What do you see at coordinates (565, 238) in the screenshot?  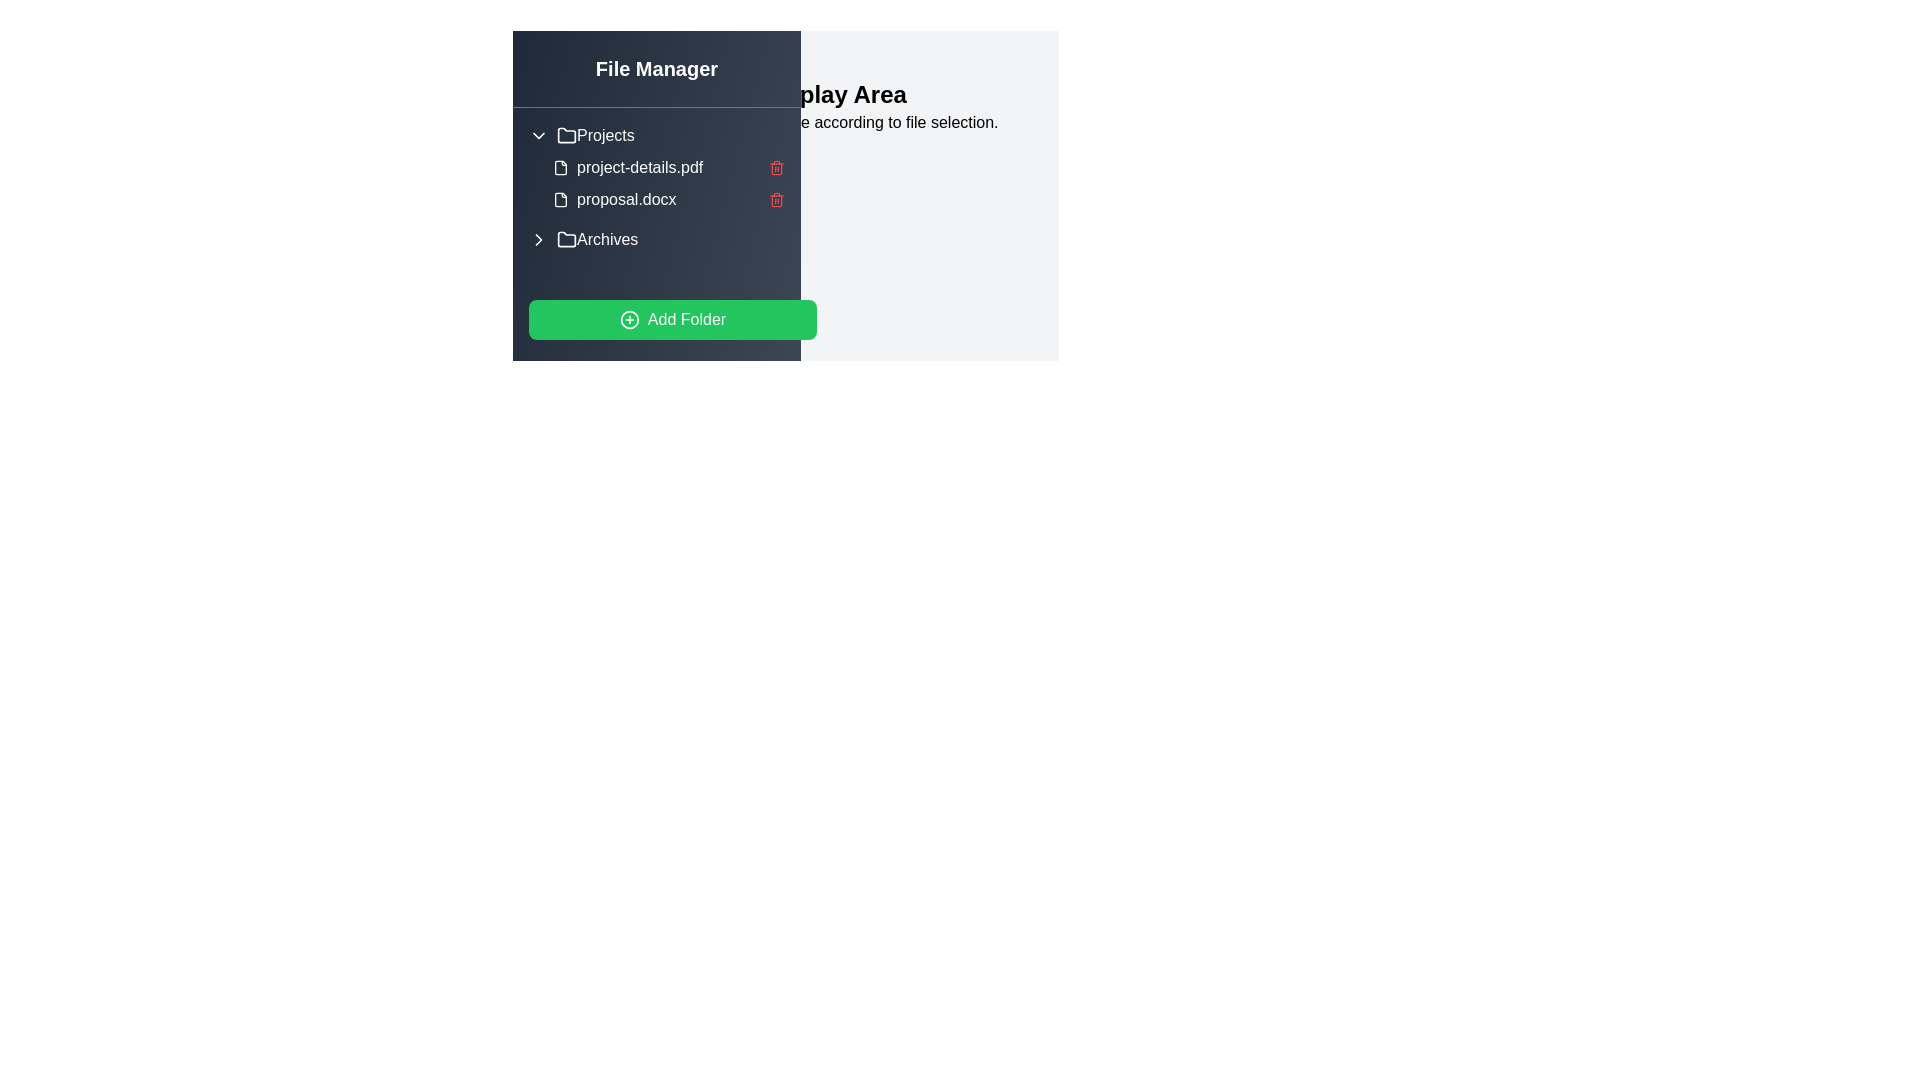 I see `the folder-shaped icon located next to the 'Archives' label in the sidebar` at bounding box center [565, 238].